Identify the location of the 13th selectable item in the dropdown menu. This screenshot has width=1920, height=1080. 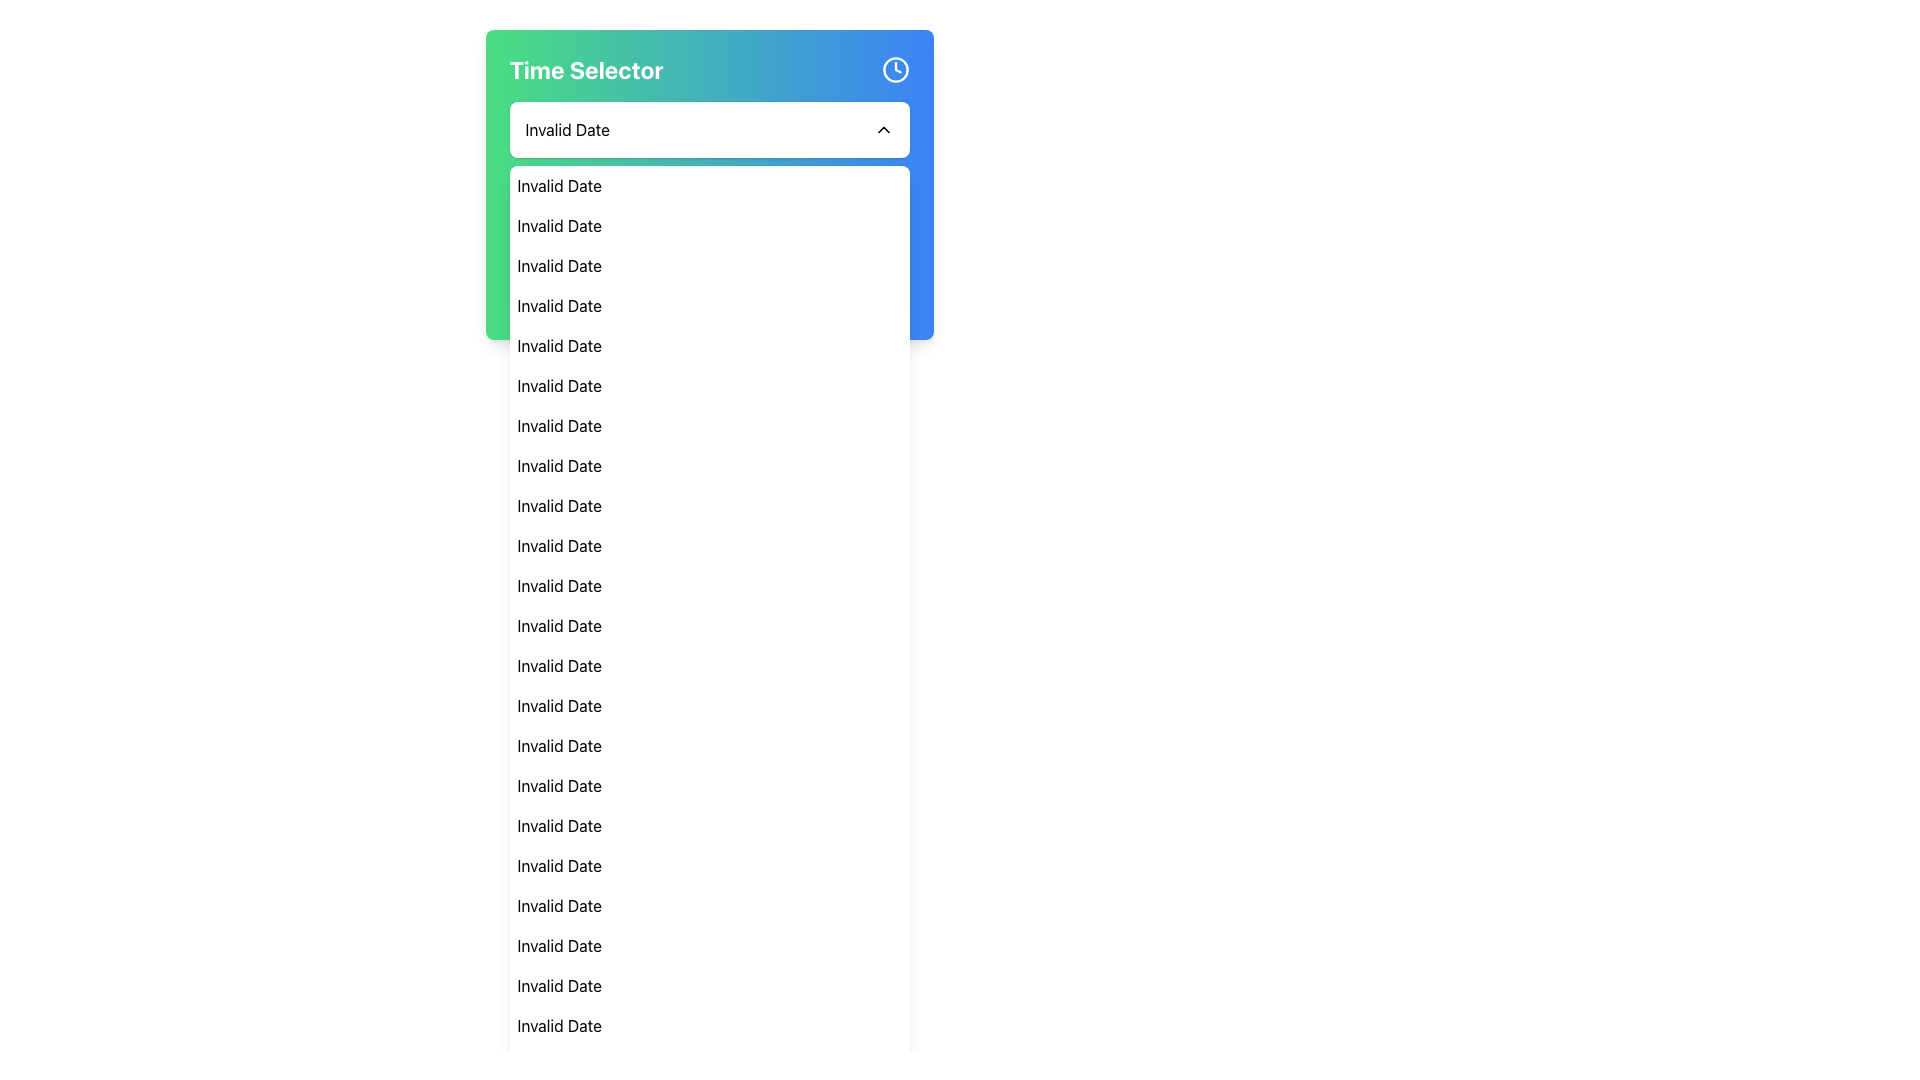
(709, 666).